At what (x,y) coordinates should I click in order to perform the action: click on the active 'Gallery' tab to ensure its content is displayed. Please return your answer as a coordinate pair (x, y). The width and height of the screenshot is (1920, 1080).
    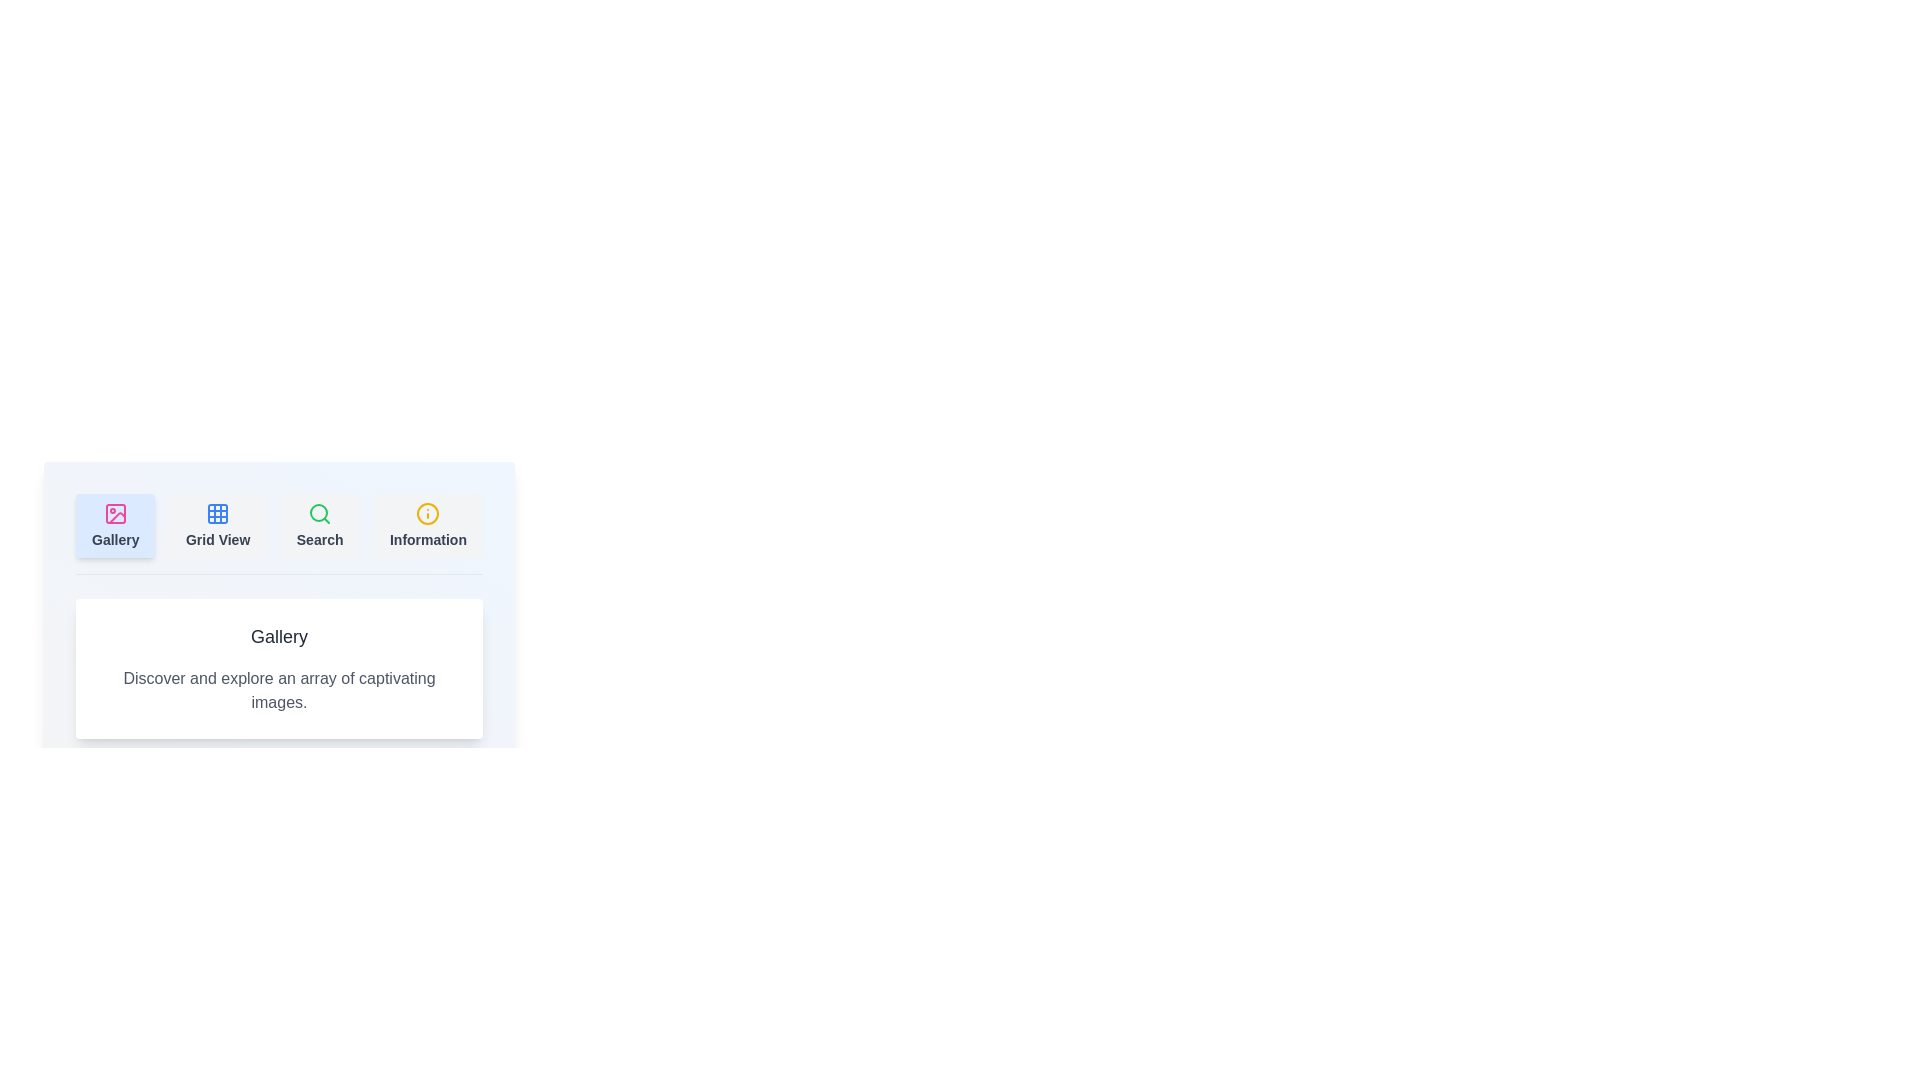
    Looking at the image, I should click on (114, 524).